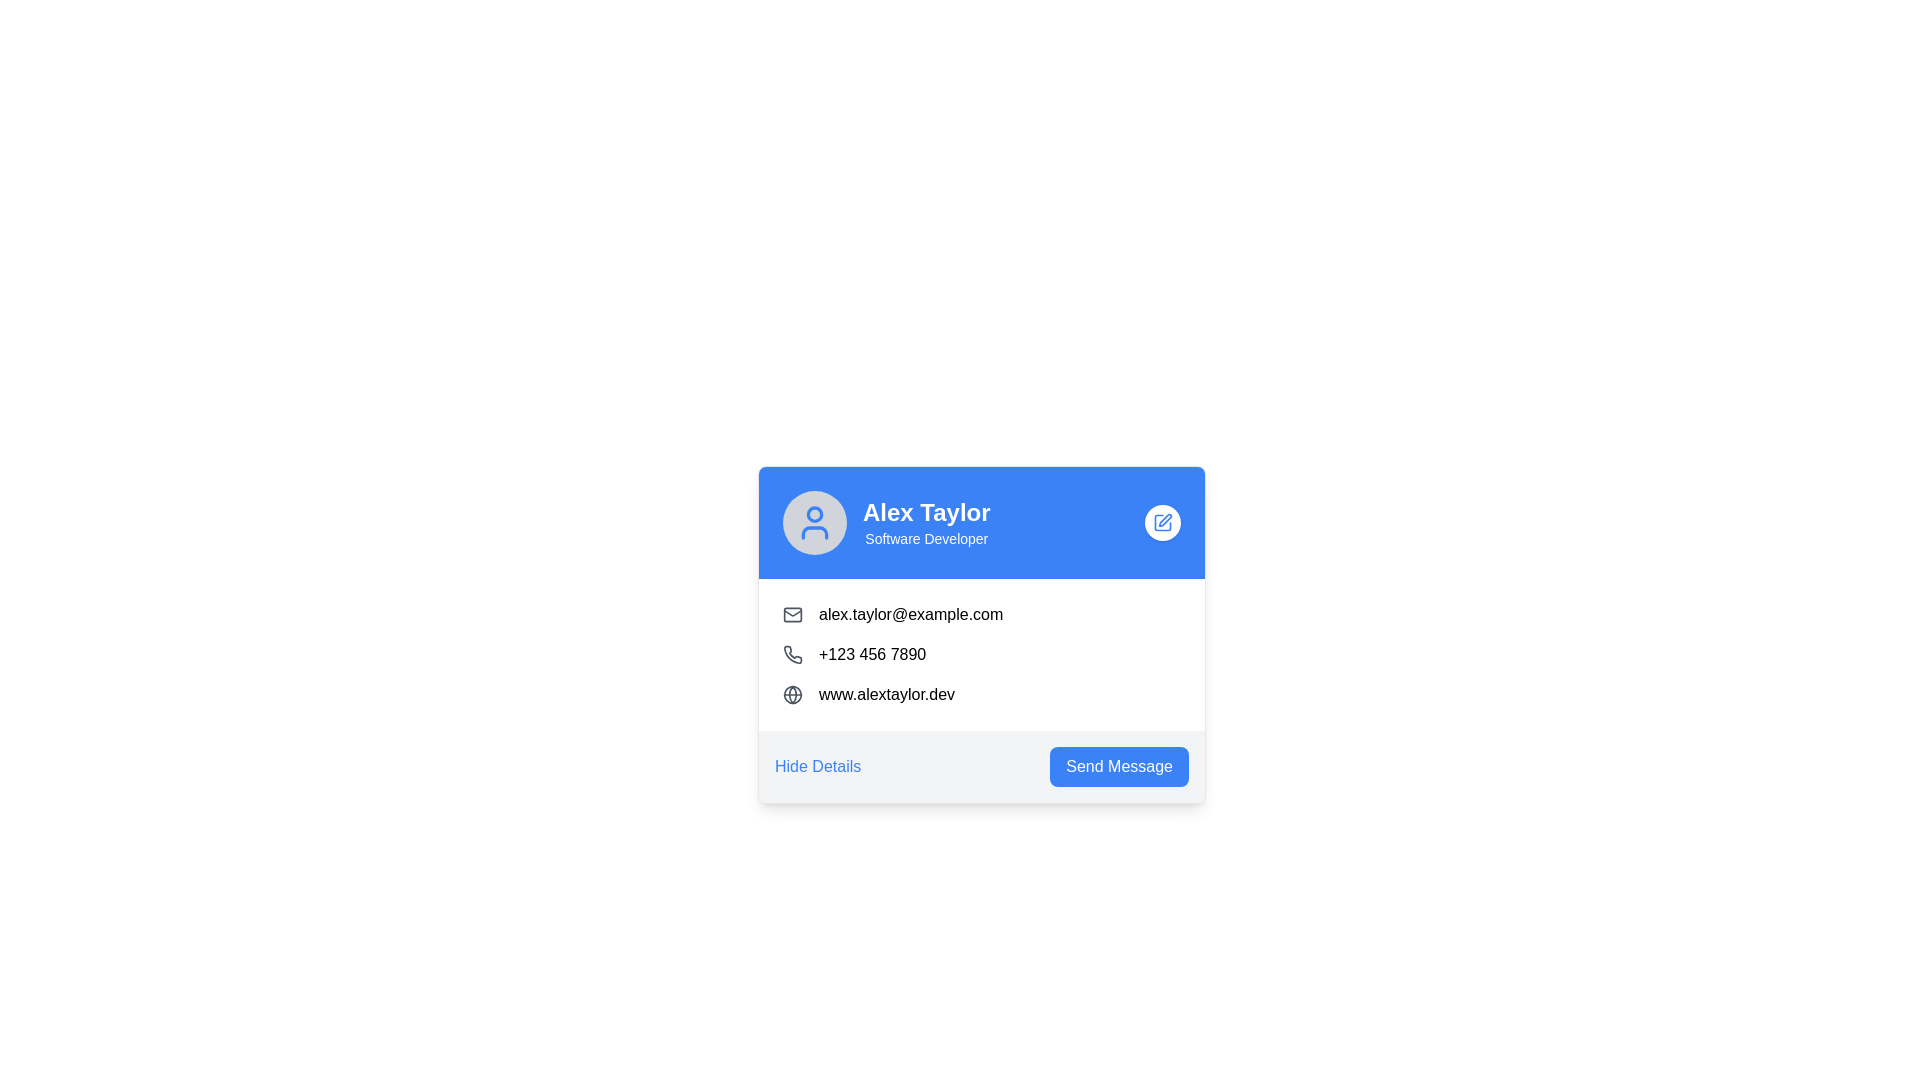 This screenshot has width=1920, height=1080. I want to click on the Profile section located in the top-left portion of the card component, which contains a user icon and the name 'Alex Taylor' along with the title 'Software Developer', so click(885, 522).